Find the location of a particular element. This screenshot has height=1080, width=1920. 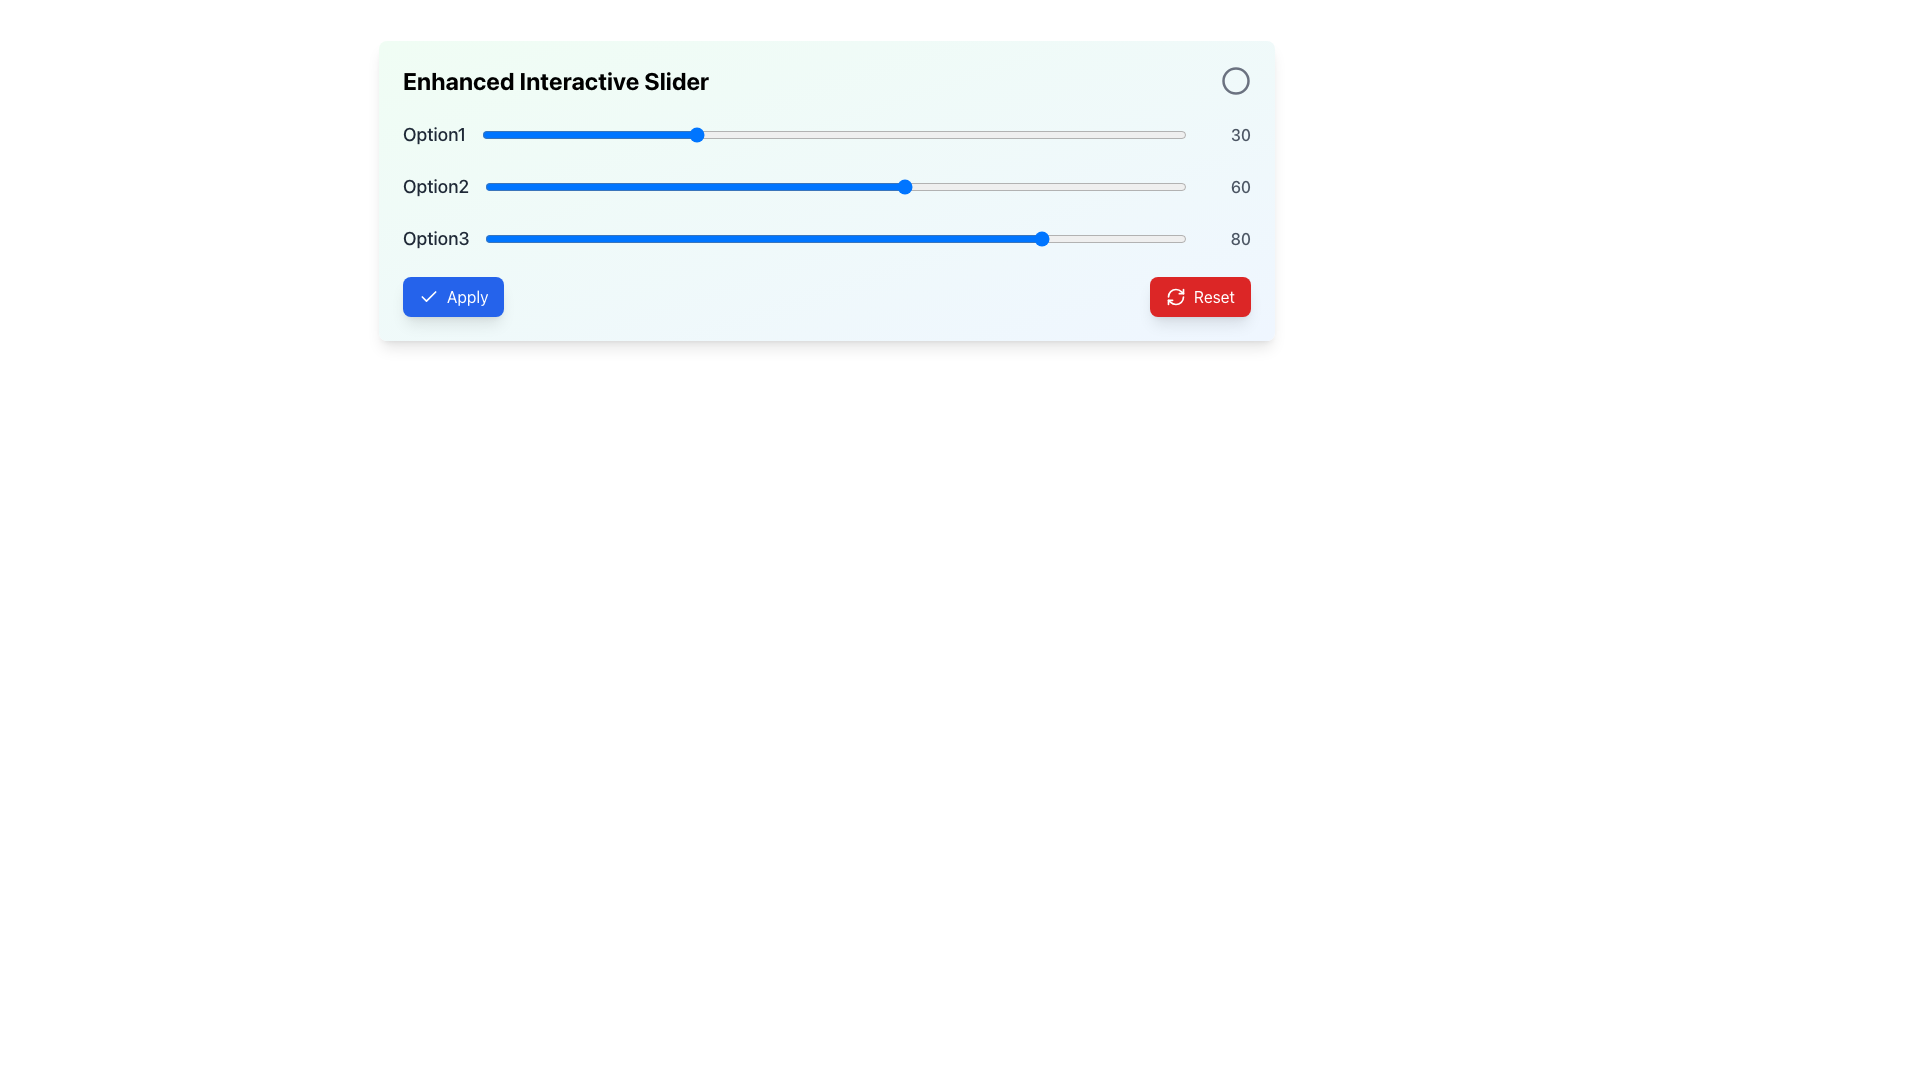

the slider is located at coordinates (541, 238).